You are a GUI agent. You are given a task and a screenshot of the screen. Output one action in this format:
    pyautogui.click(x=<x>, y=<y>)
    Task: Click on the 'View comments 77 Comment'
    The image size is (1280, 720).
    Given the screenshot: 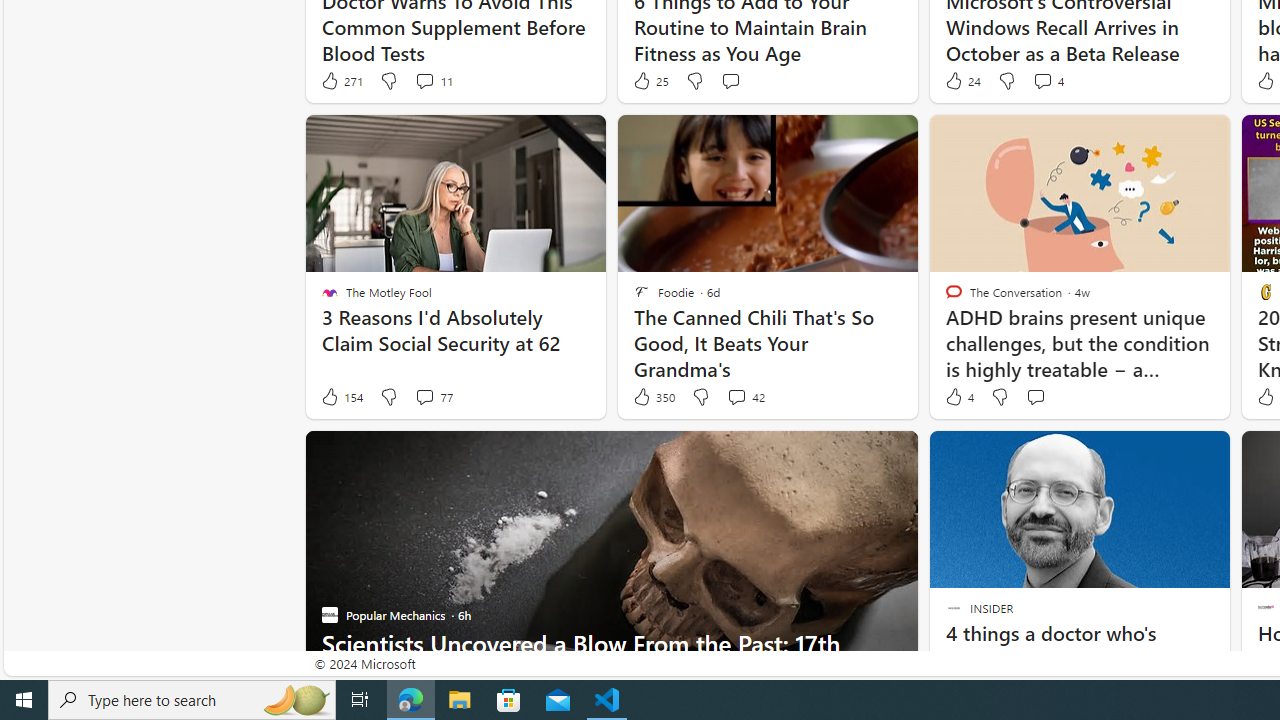 What is the action you would take?
    pyautogui.click(x=423, y=397)
    